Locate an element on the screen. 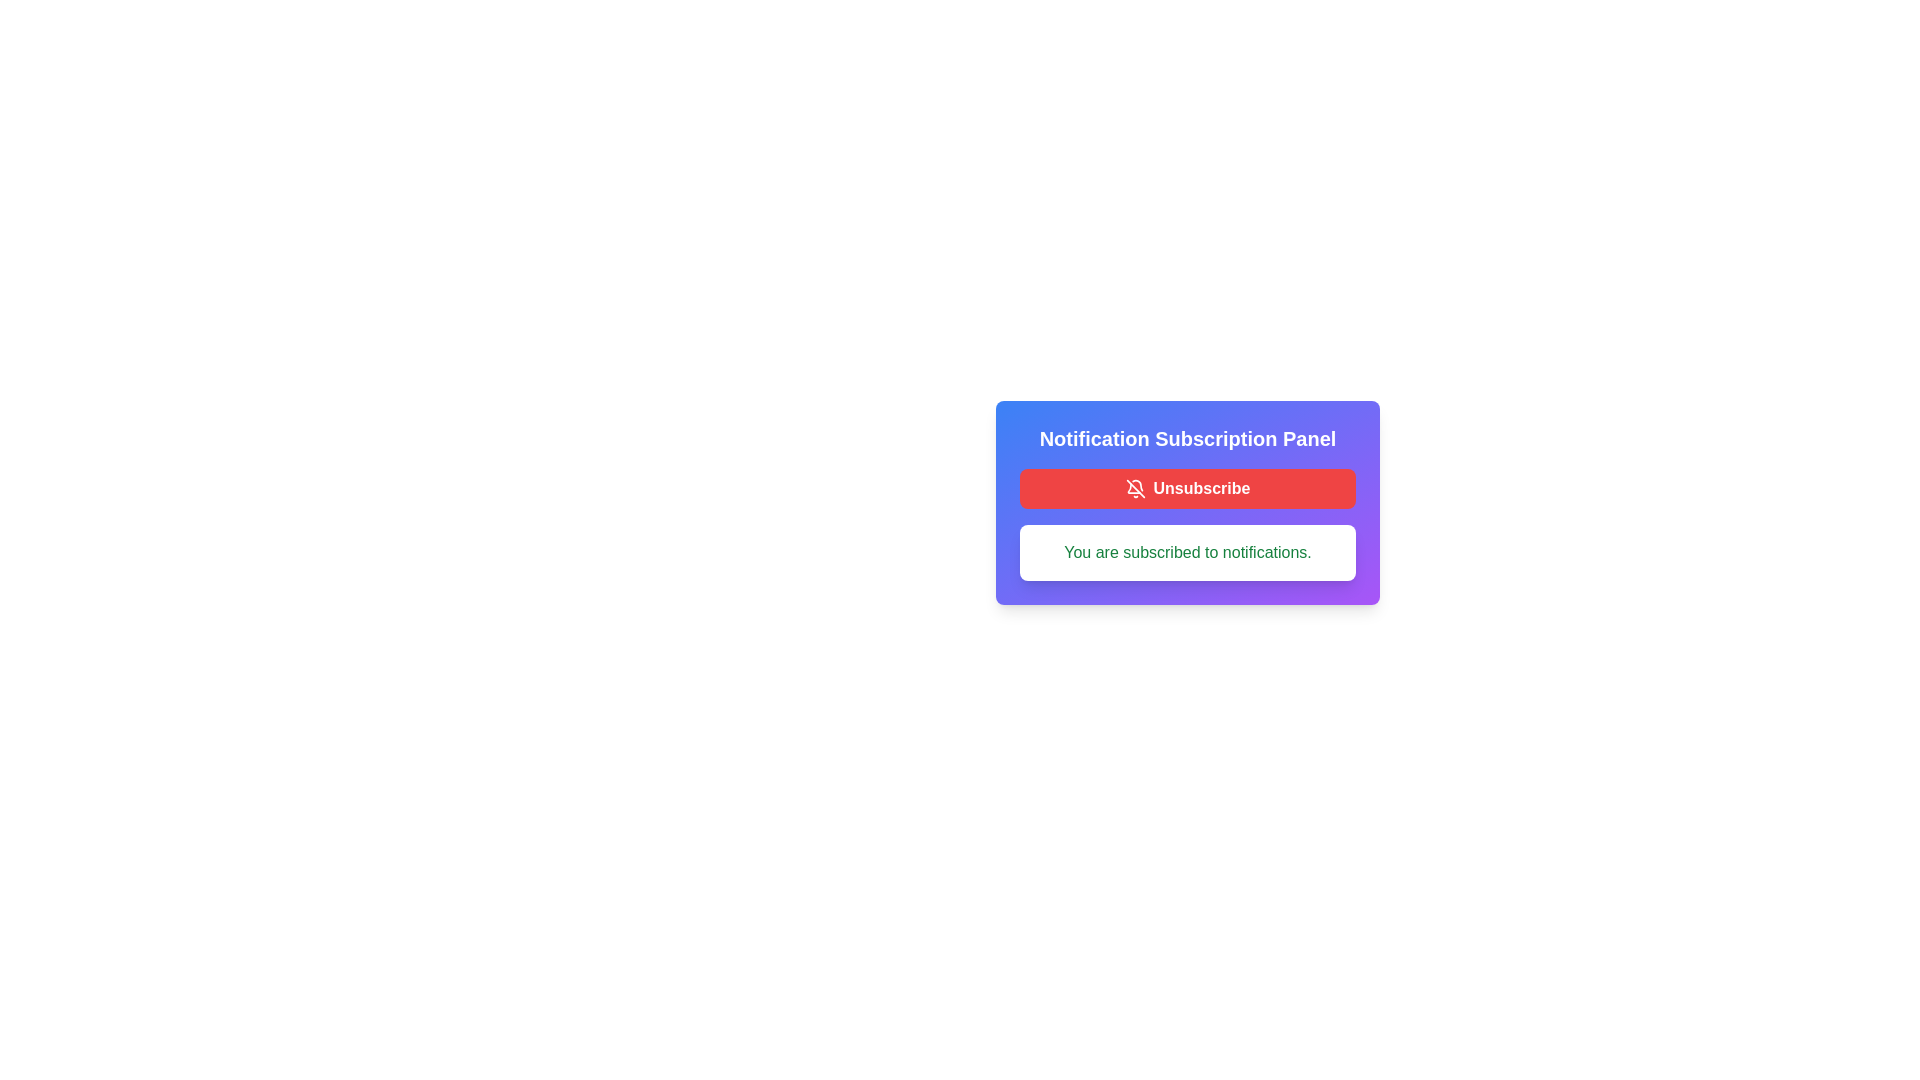 This screenshot has width=1920, height=1080. the top-left curved outline of the bell-off icon within the SVG component, which indicates a disabled notification state, located next to the 'Unsubscribe' button is located at coordinates (1137, 485).